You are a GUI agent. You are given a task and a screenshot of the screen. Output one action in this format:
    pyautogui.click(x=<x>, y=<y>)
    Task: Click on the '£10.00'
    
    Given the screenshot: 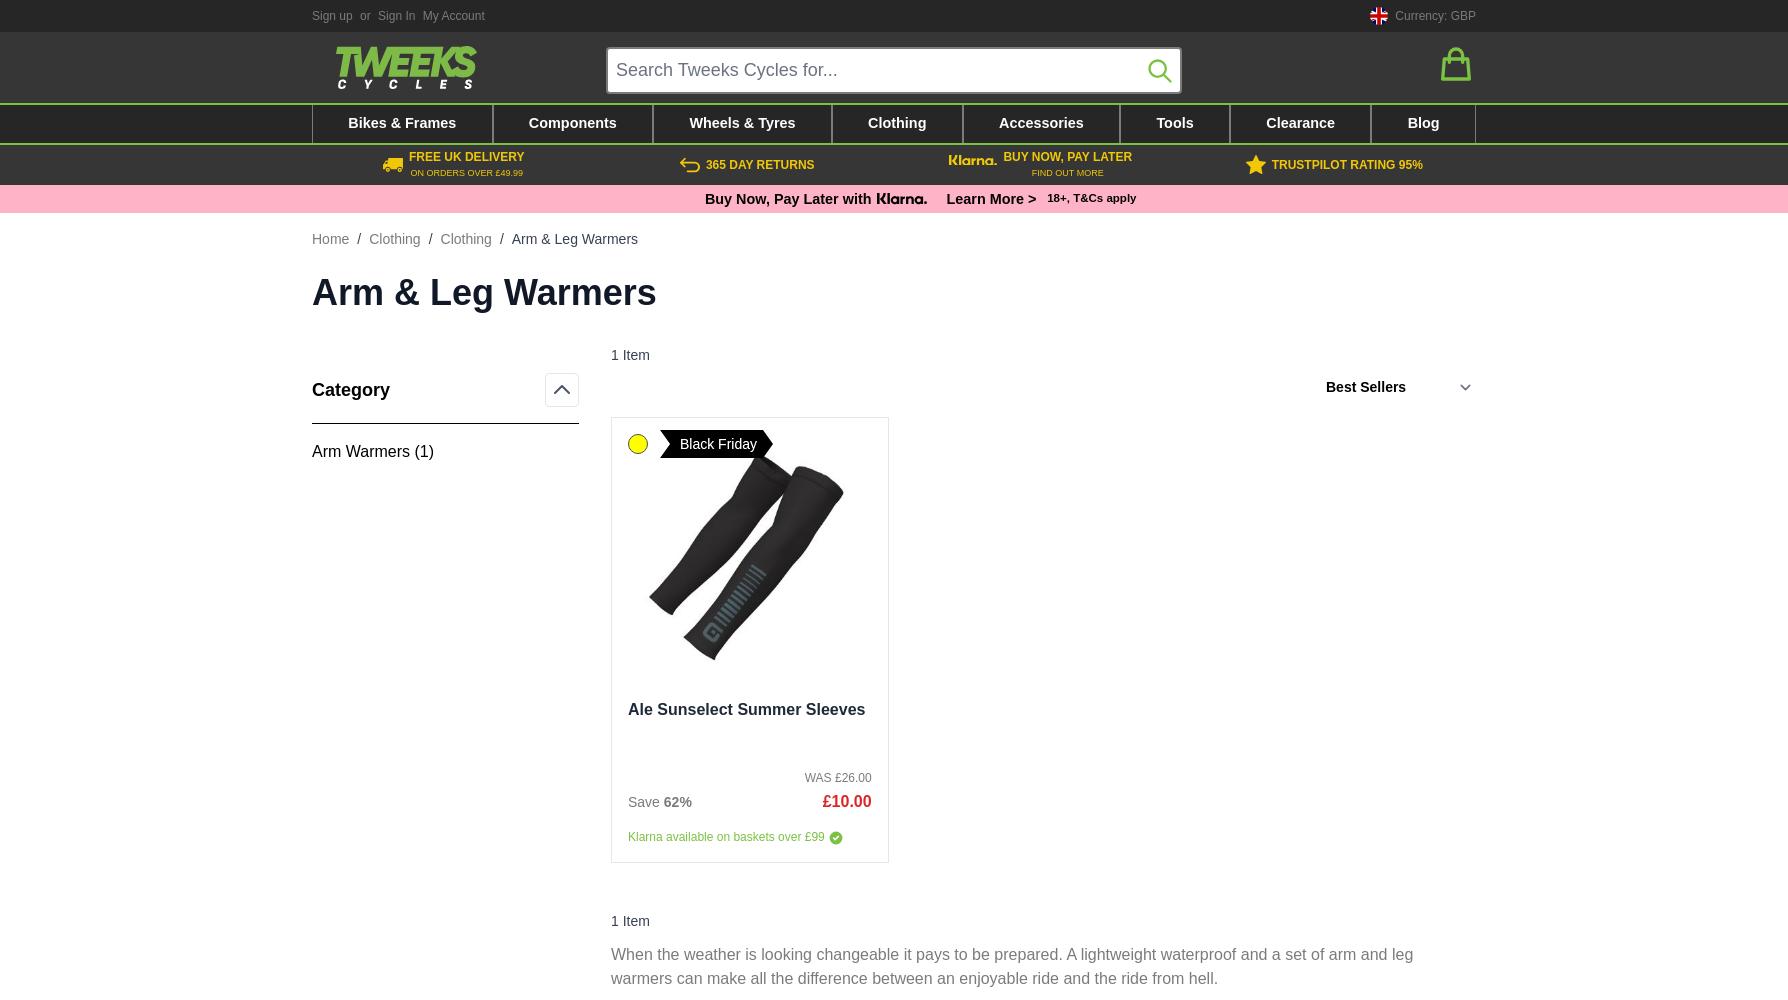 What is the action you would take?
    pyautogui.click(x=845, y=800)
    